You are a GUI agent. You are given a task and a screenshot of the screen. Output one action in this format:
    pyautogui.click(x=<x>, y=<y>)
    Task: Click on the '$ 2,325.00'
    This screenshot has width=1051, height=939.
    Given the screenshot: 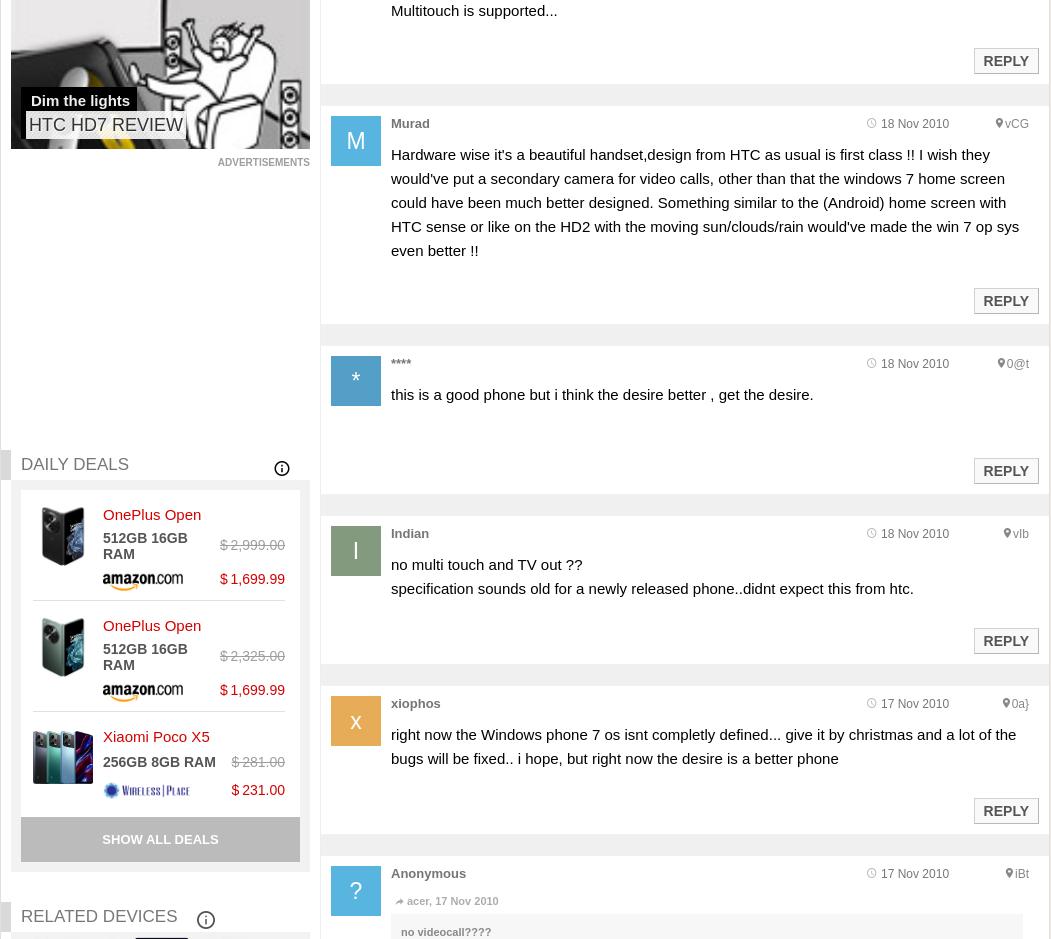 What is the action you would take?
    pyautogui.click(x=252, y=655)
    